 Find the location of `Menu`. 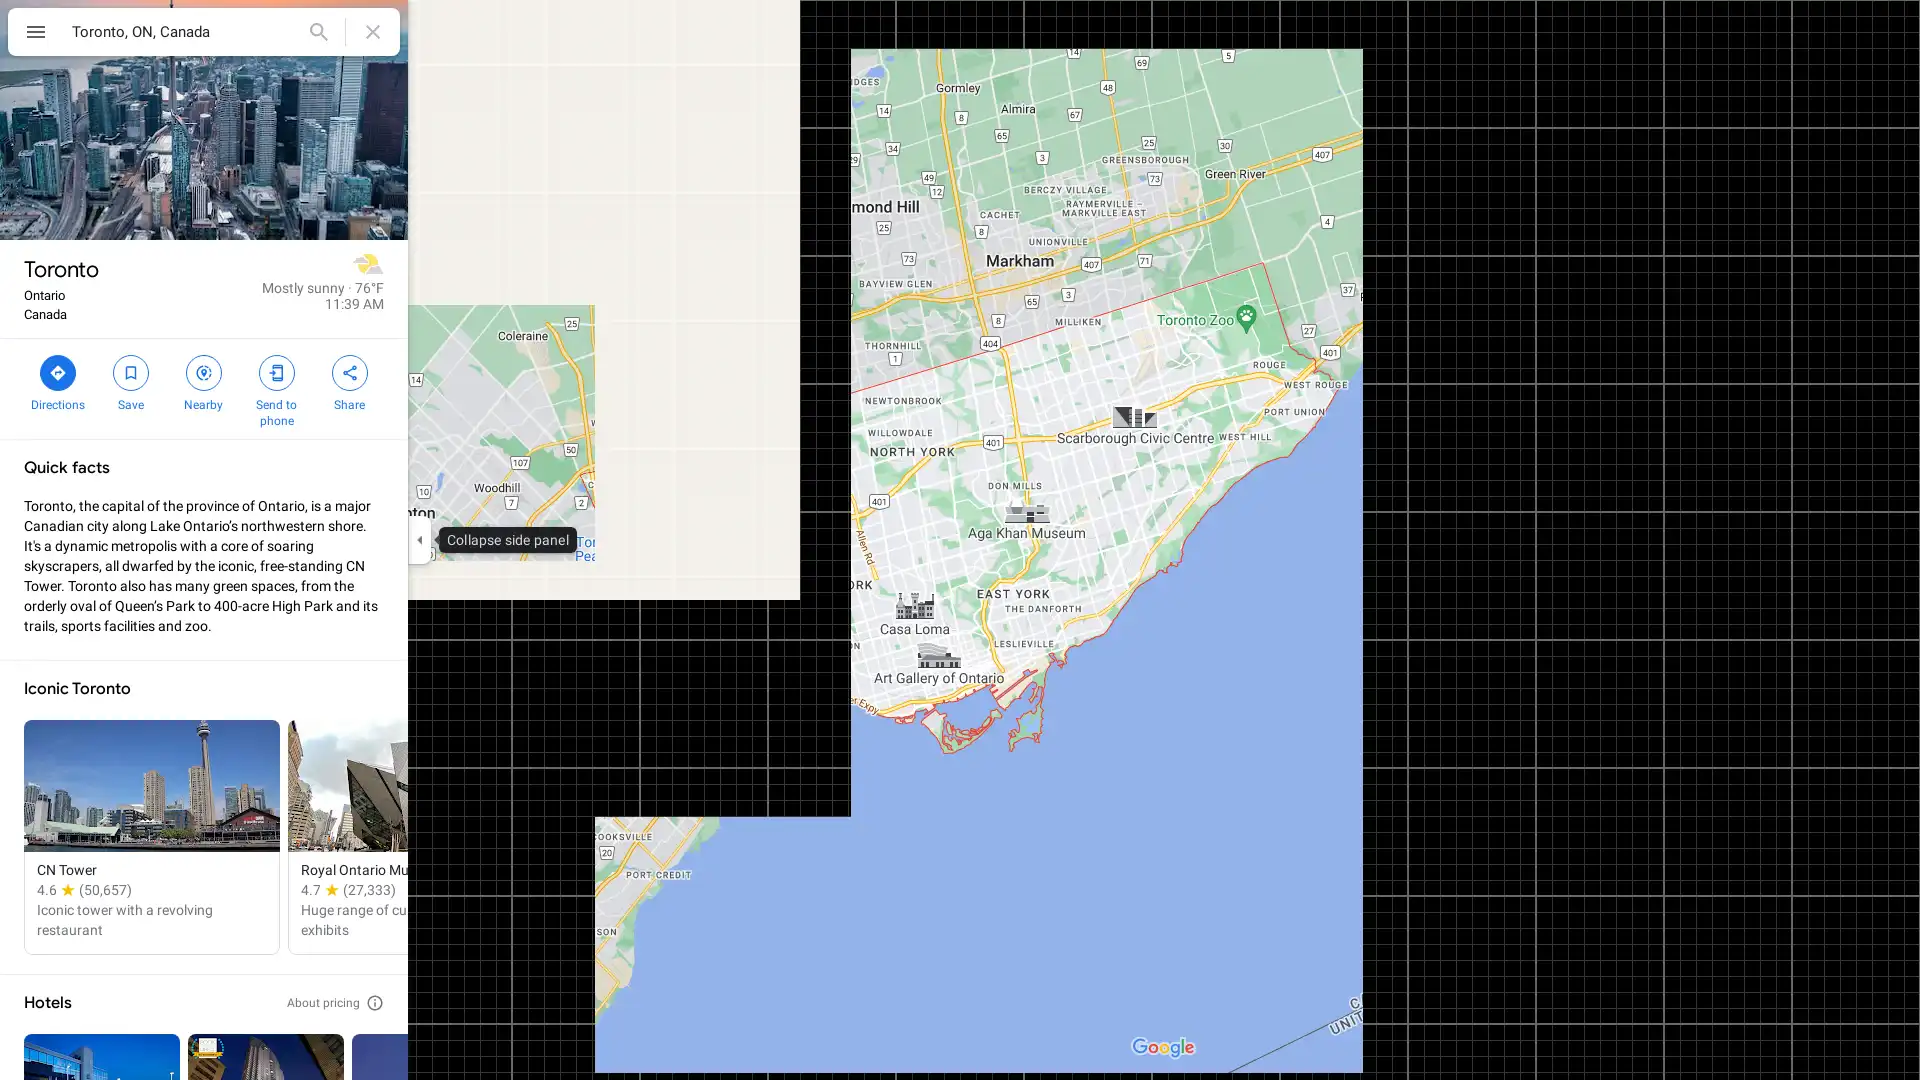

Menu is located at coordinates (35, 34).